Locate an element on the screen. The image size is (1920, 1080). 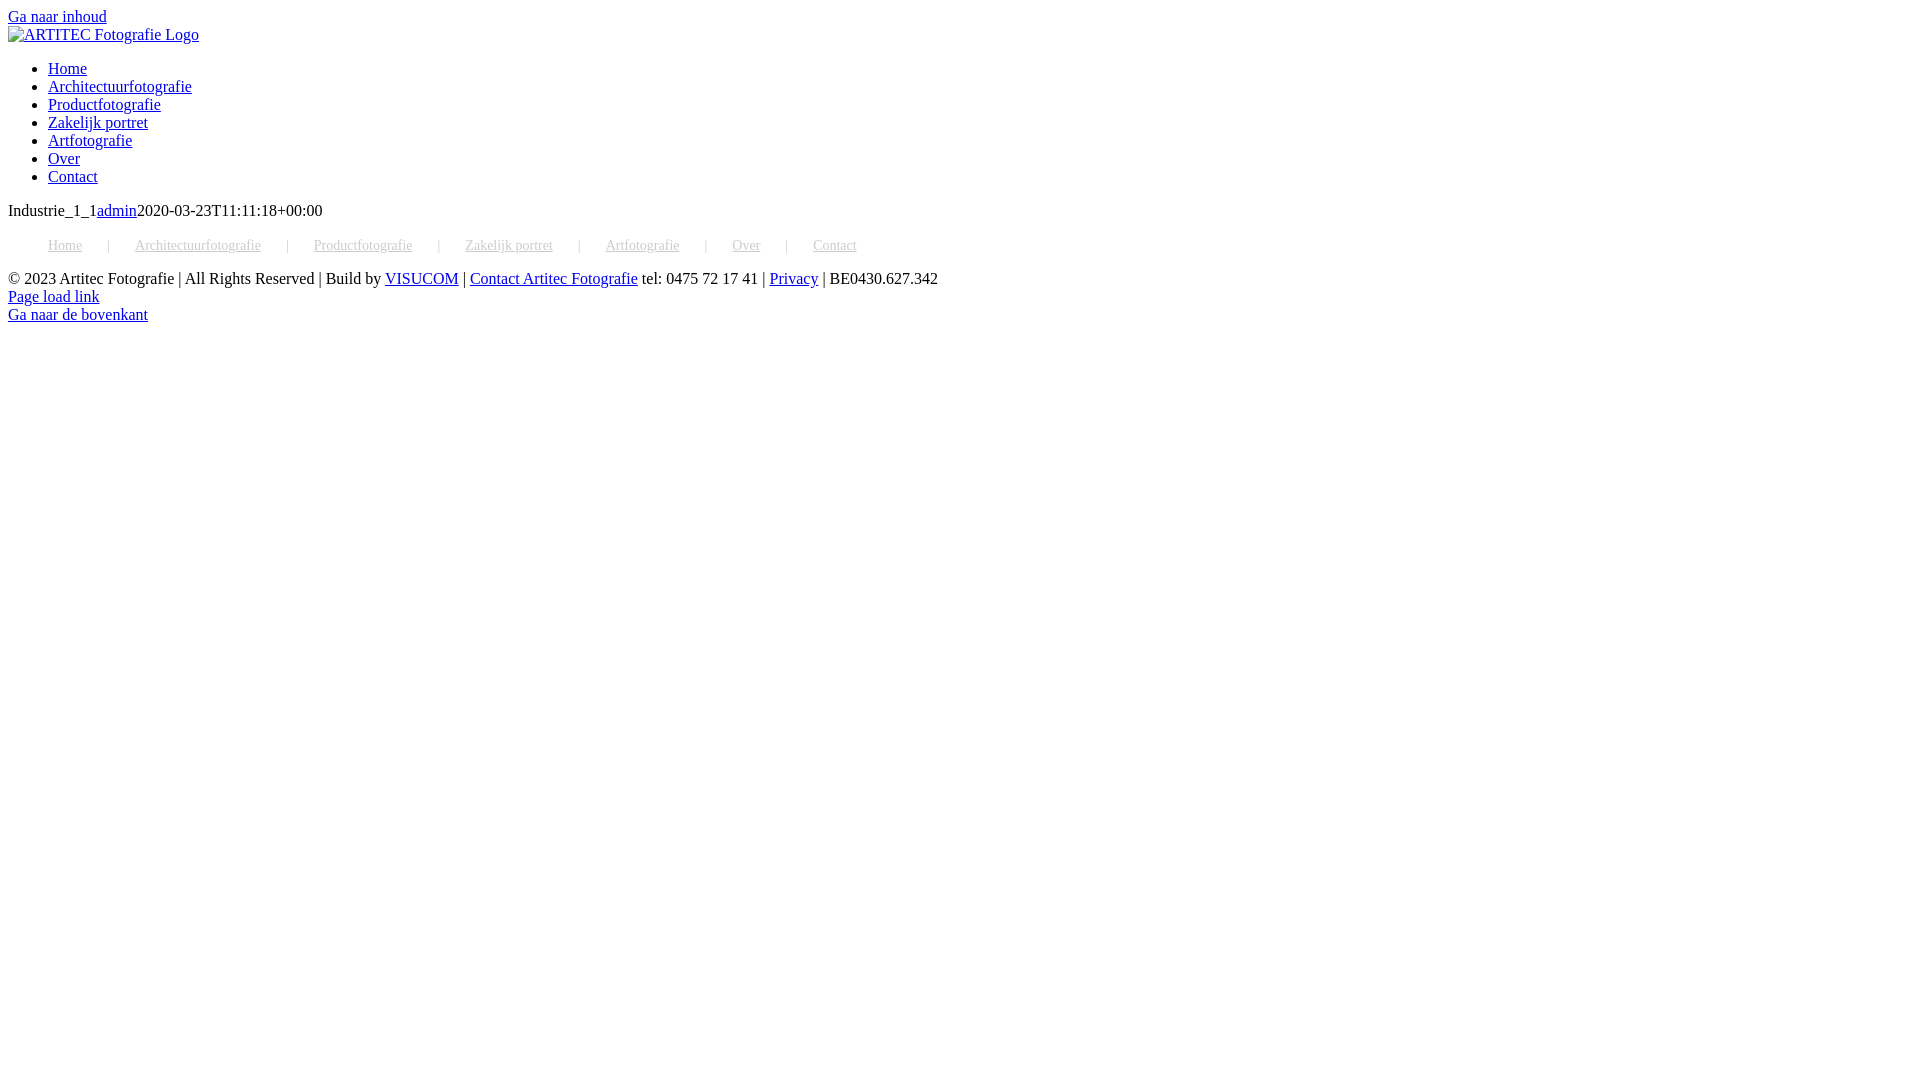
'Privacy' is located at coordinates (793, 278).